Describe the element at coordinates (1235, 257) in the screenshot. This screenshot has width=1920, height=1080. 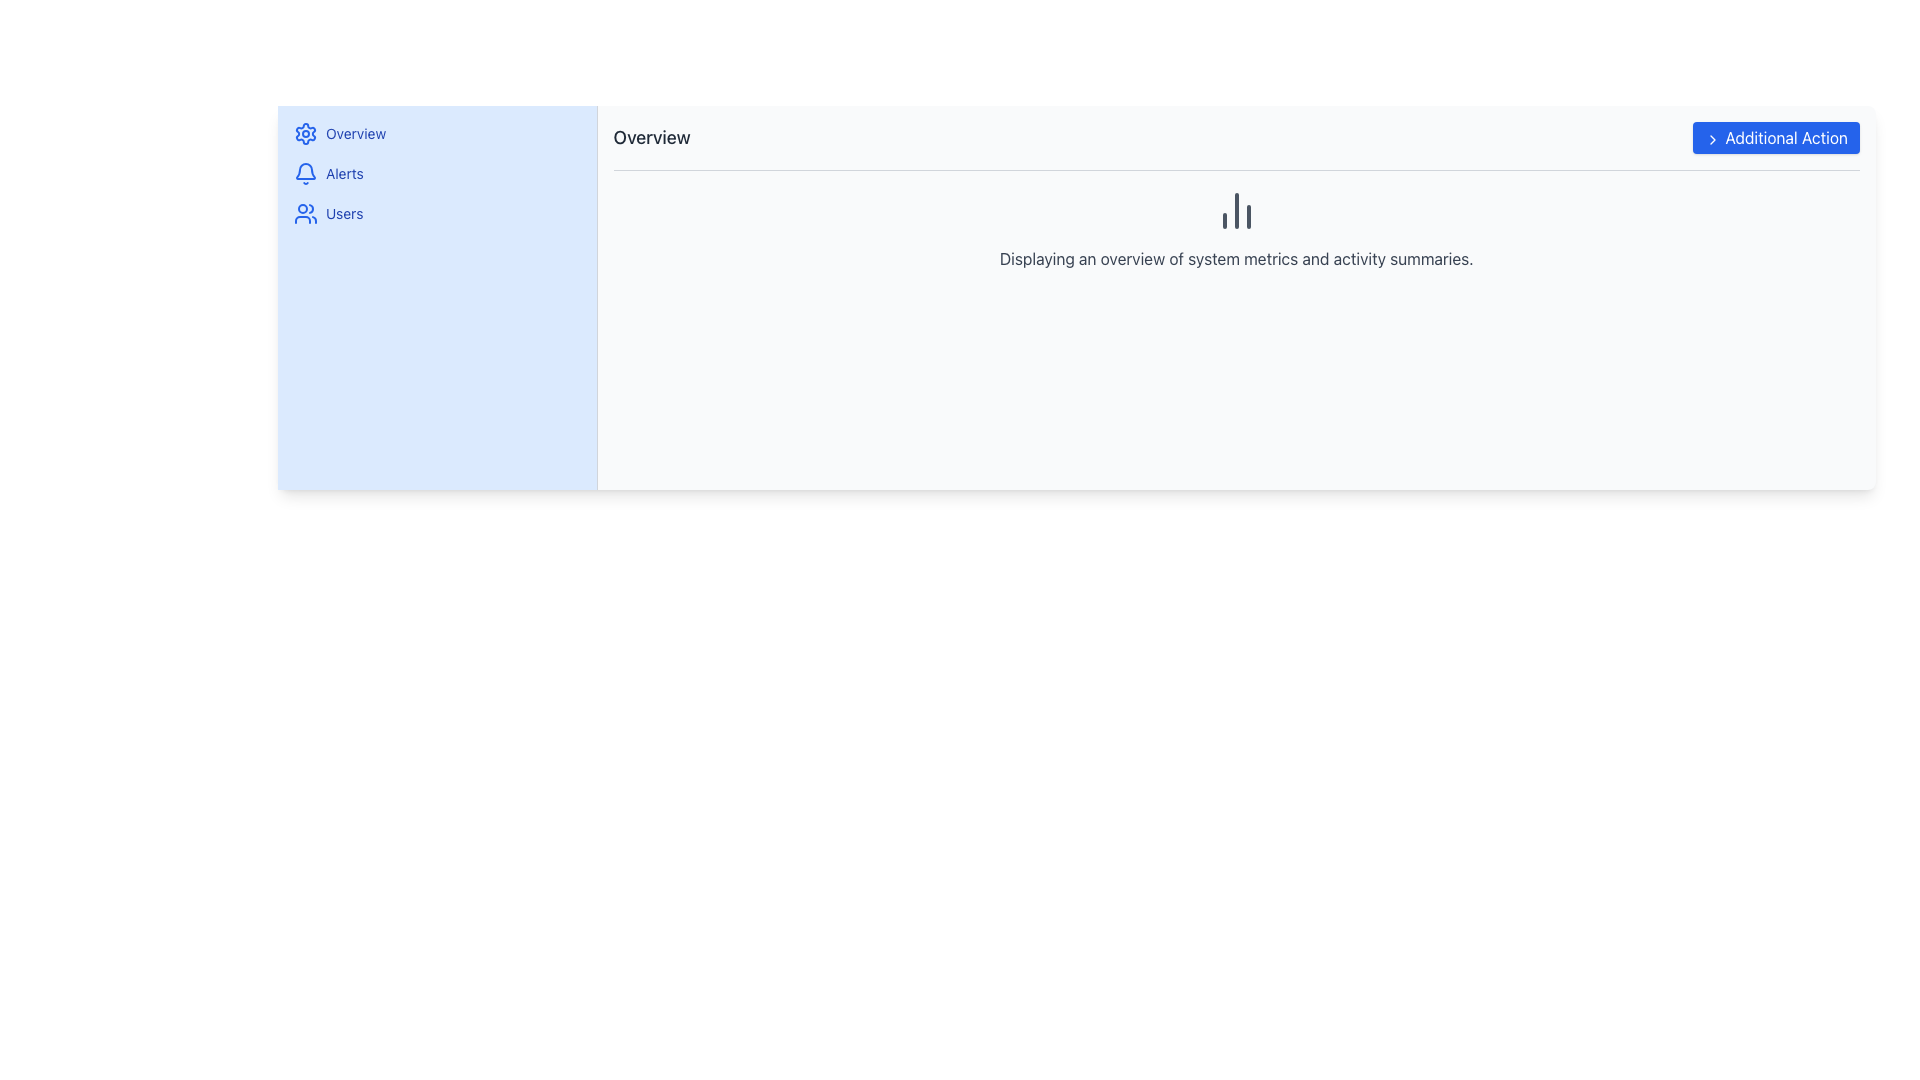
I see `the subtitle text displaying 'Displaying an overview of system metrics and activity summaries.' which is positioned below the graph-like icon` at that location.